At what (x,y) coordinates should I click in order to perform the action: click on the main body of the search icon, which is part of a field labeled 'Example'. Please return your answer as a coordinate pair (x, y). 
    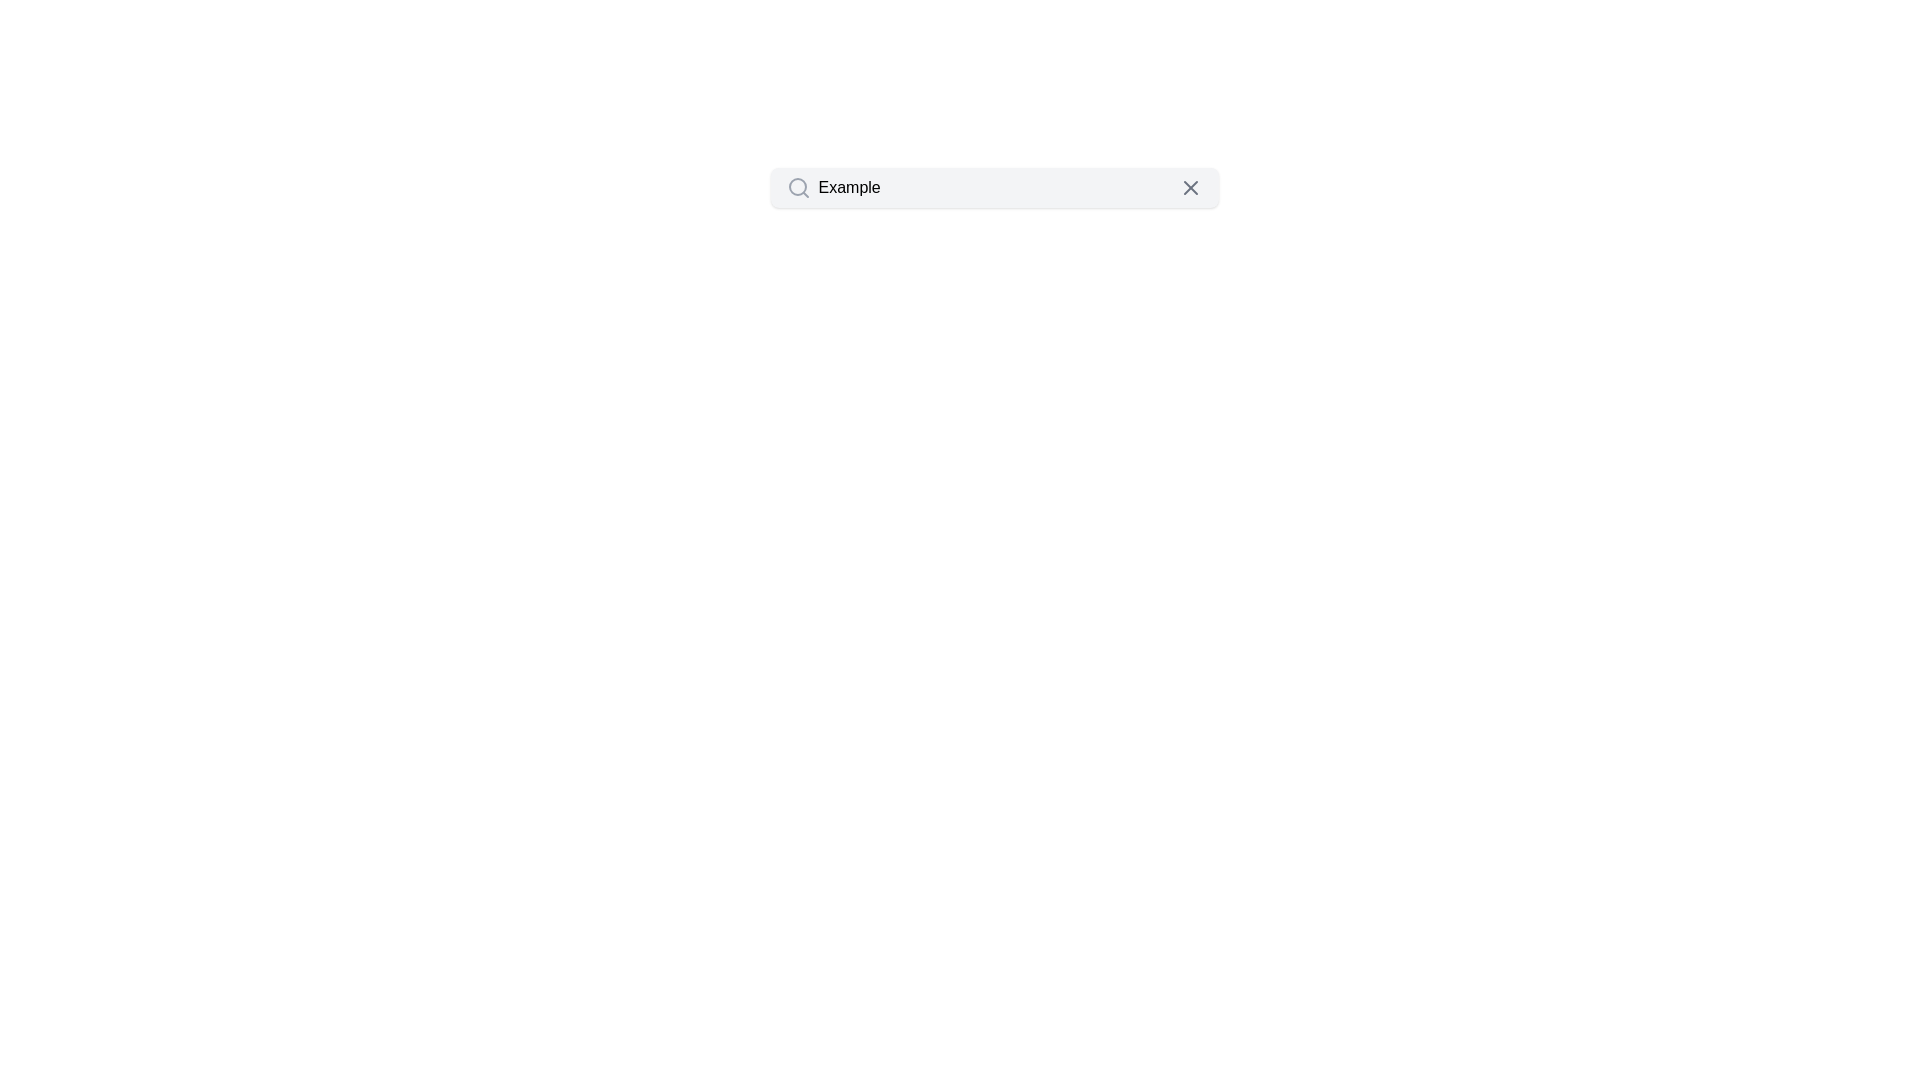
    Looking at the image, I should click on (796, 186).